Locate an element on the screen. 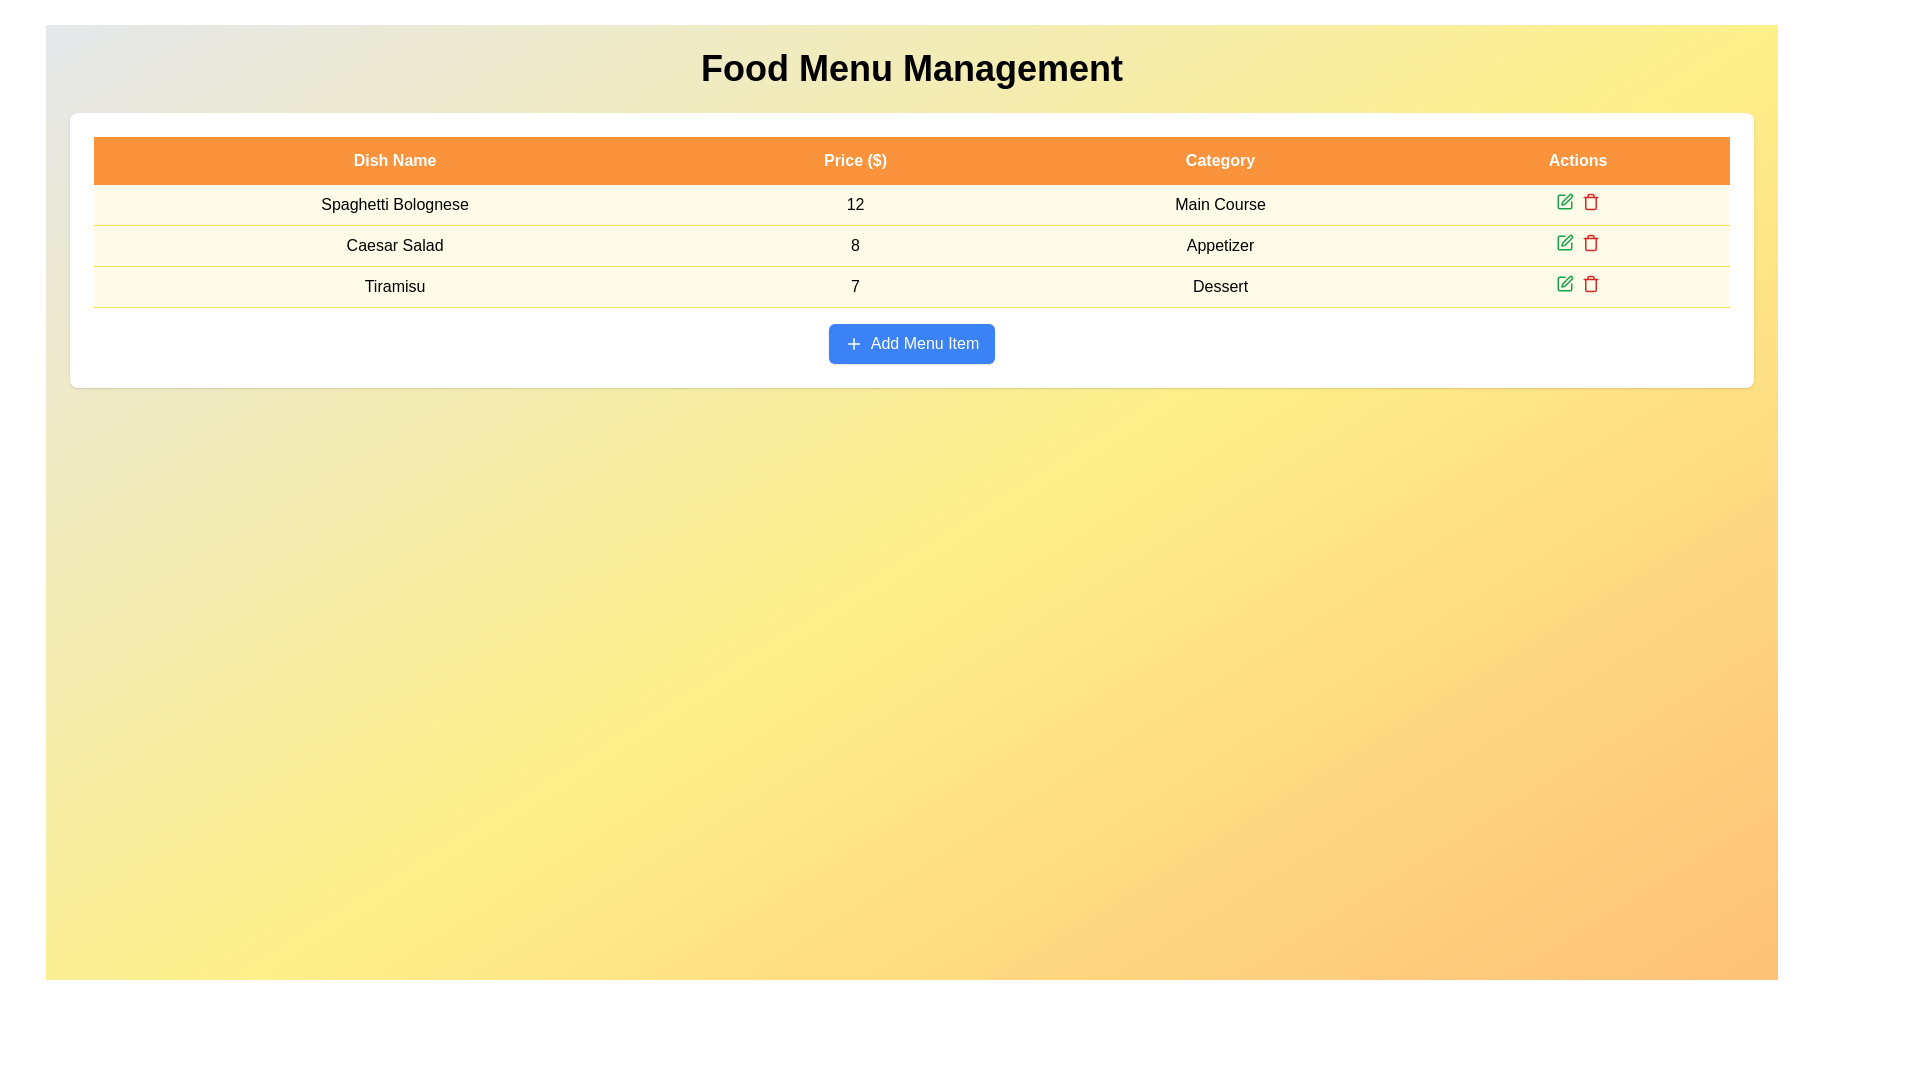 The height and width of the screenshot is (1080, 1920). the delete button for the first row in the Actions column, associated with the 'Spaghetti Bolognese' dish is located at coordinates (1590, 201).